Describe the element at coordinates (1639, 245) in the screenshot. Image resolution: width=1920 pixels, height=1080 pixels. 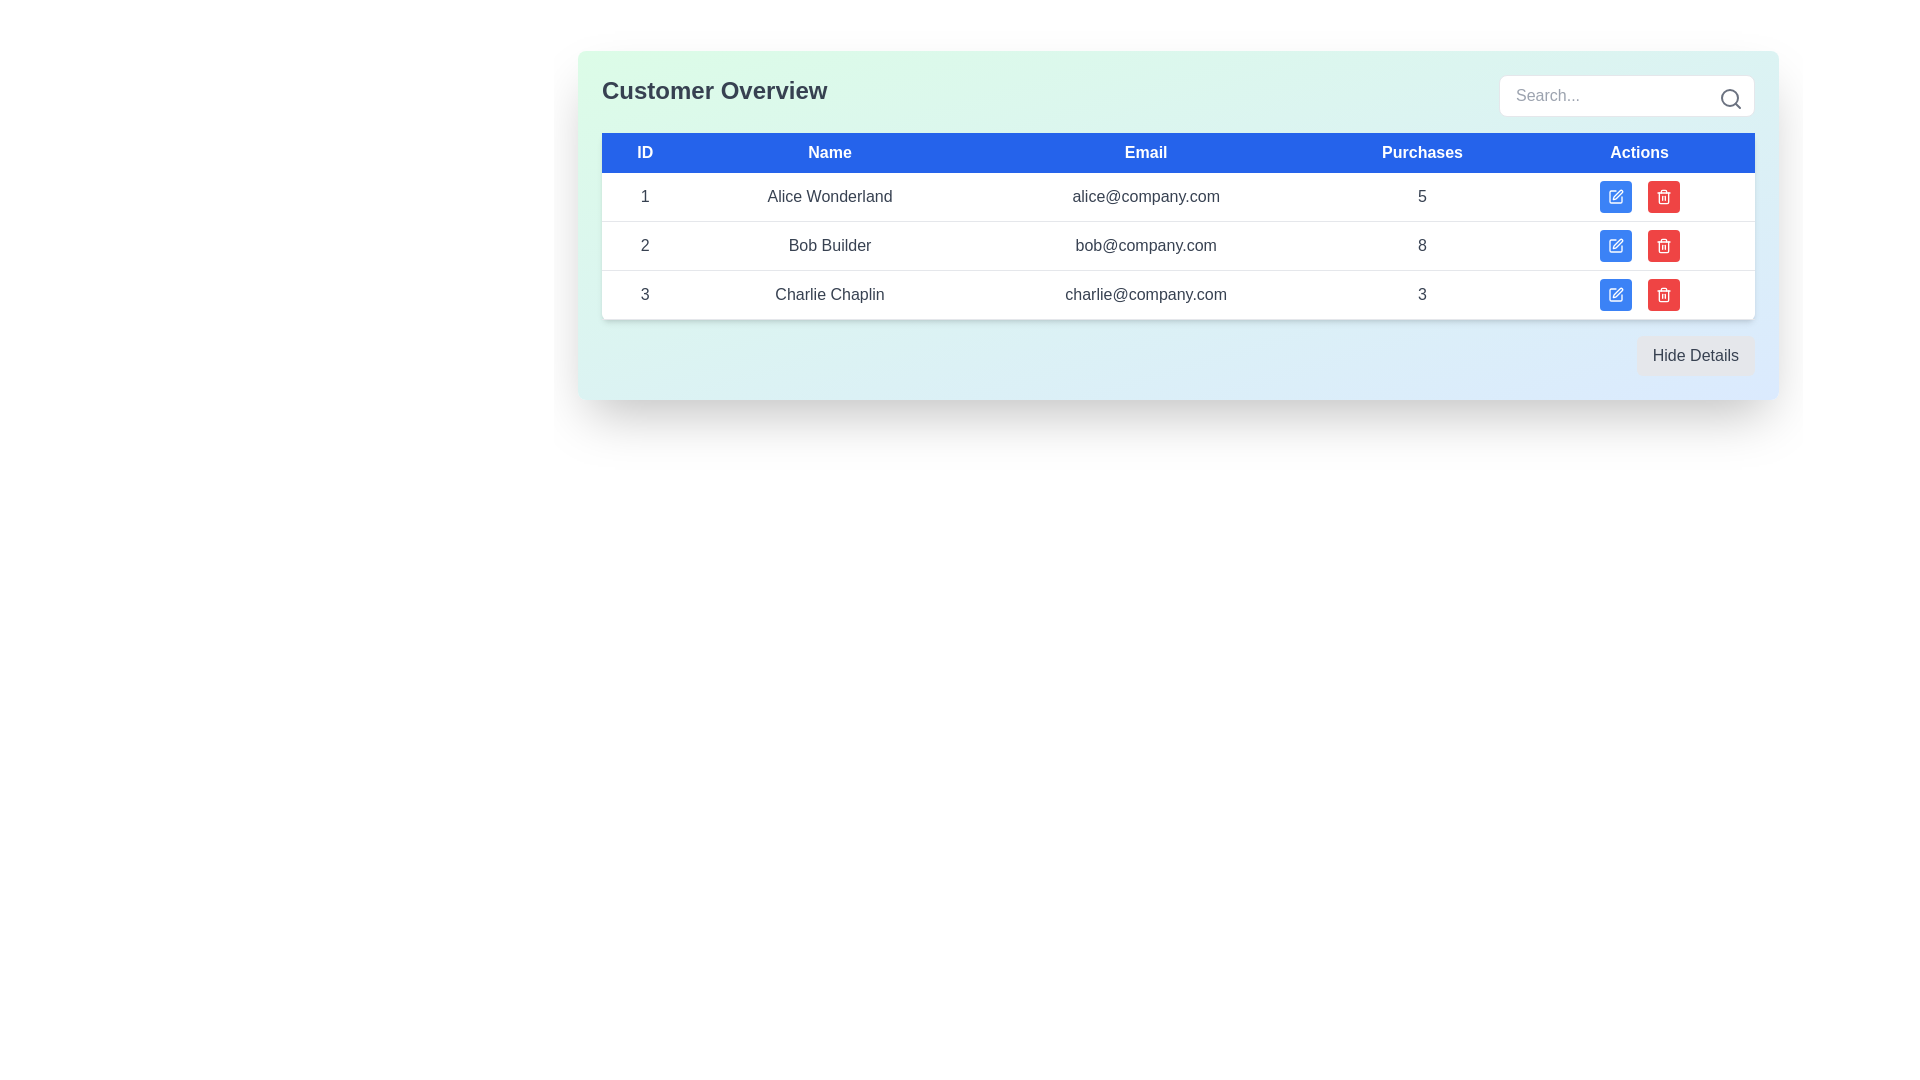
I see `the small circular indicator located between the edit and delete buttons in the Actions column of the second row of the table` at that location.